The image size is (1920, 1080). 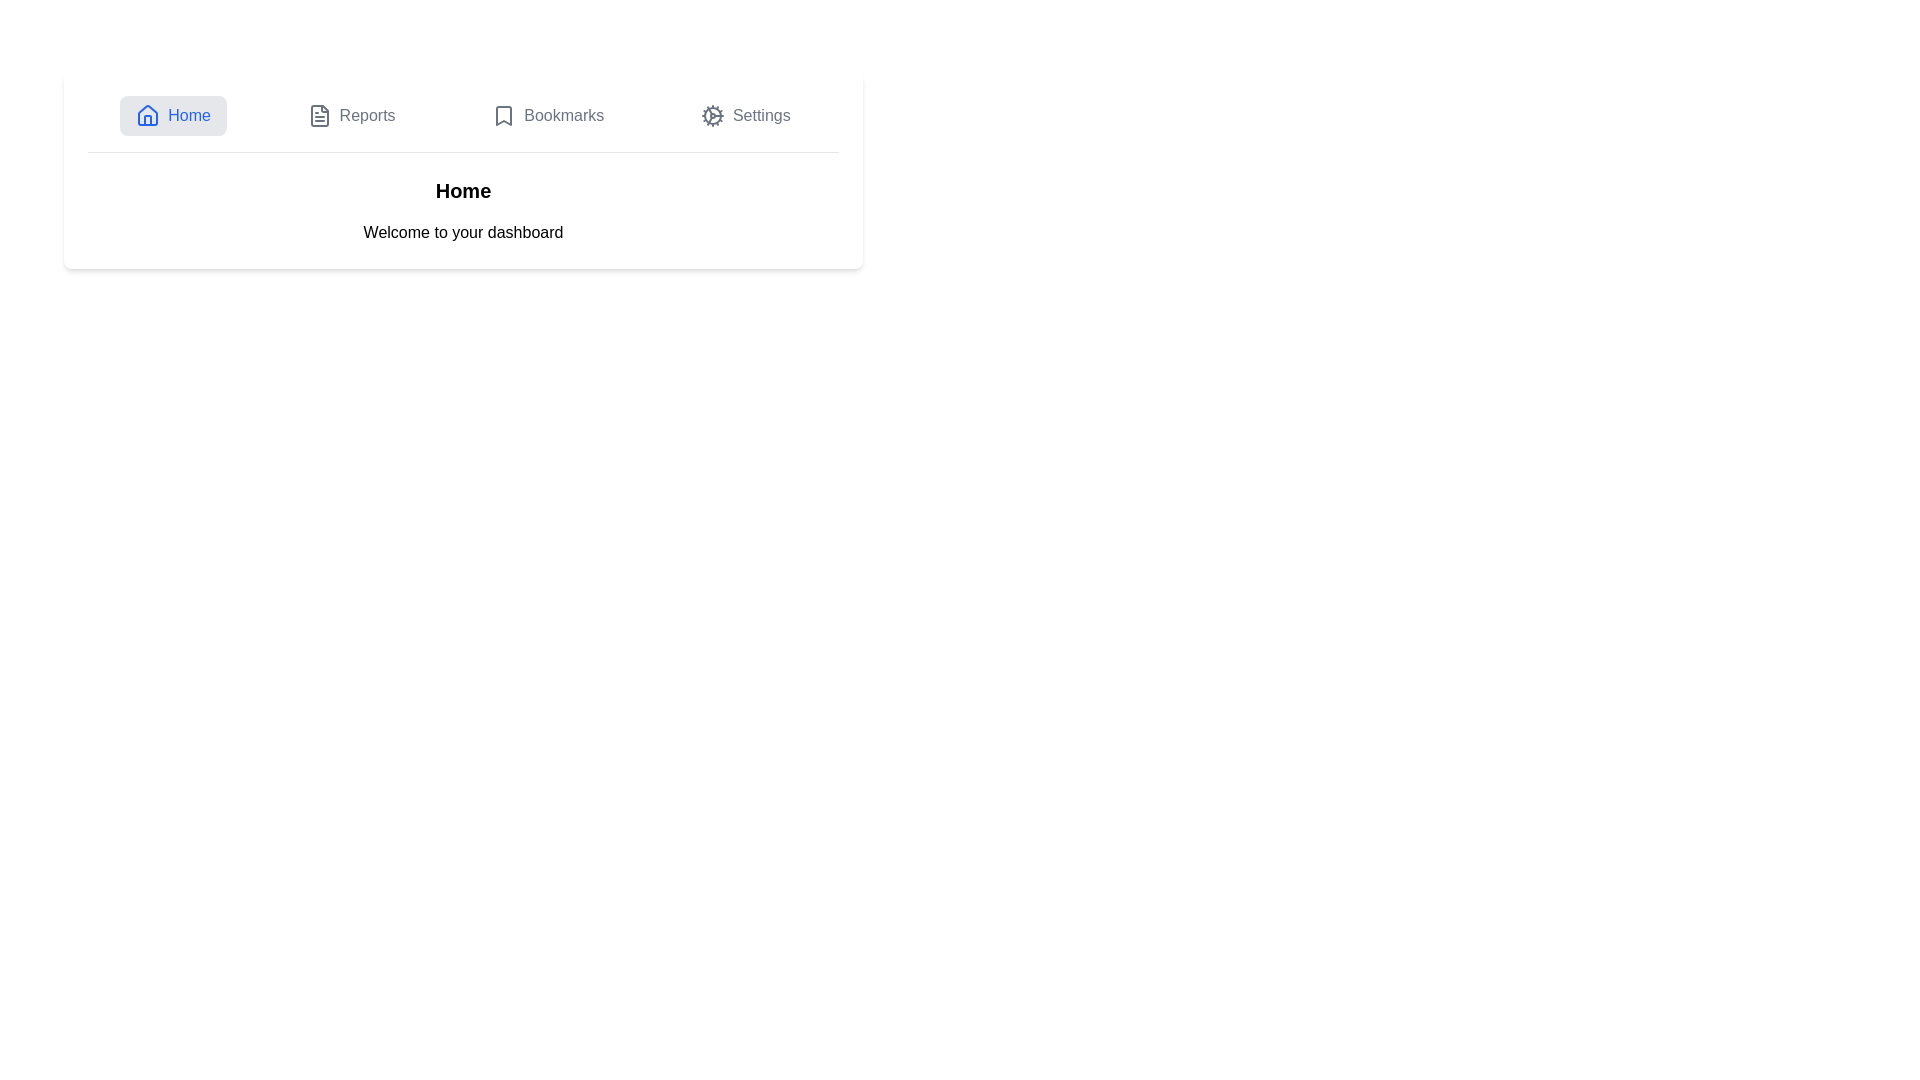 I want to click on the third clickable navigation tab labeled 'Bookmarks', which features a bookmark icon on the left, so click(x=548, y=115).